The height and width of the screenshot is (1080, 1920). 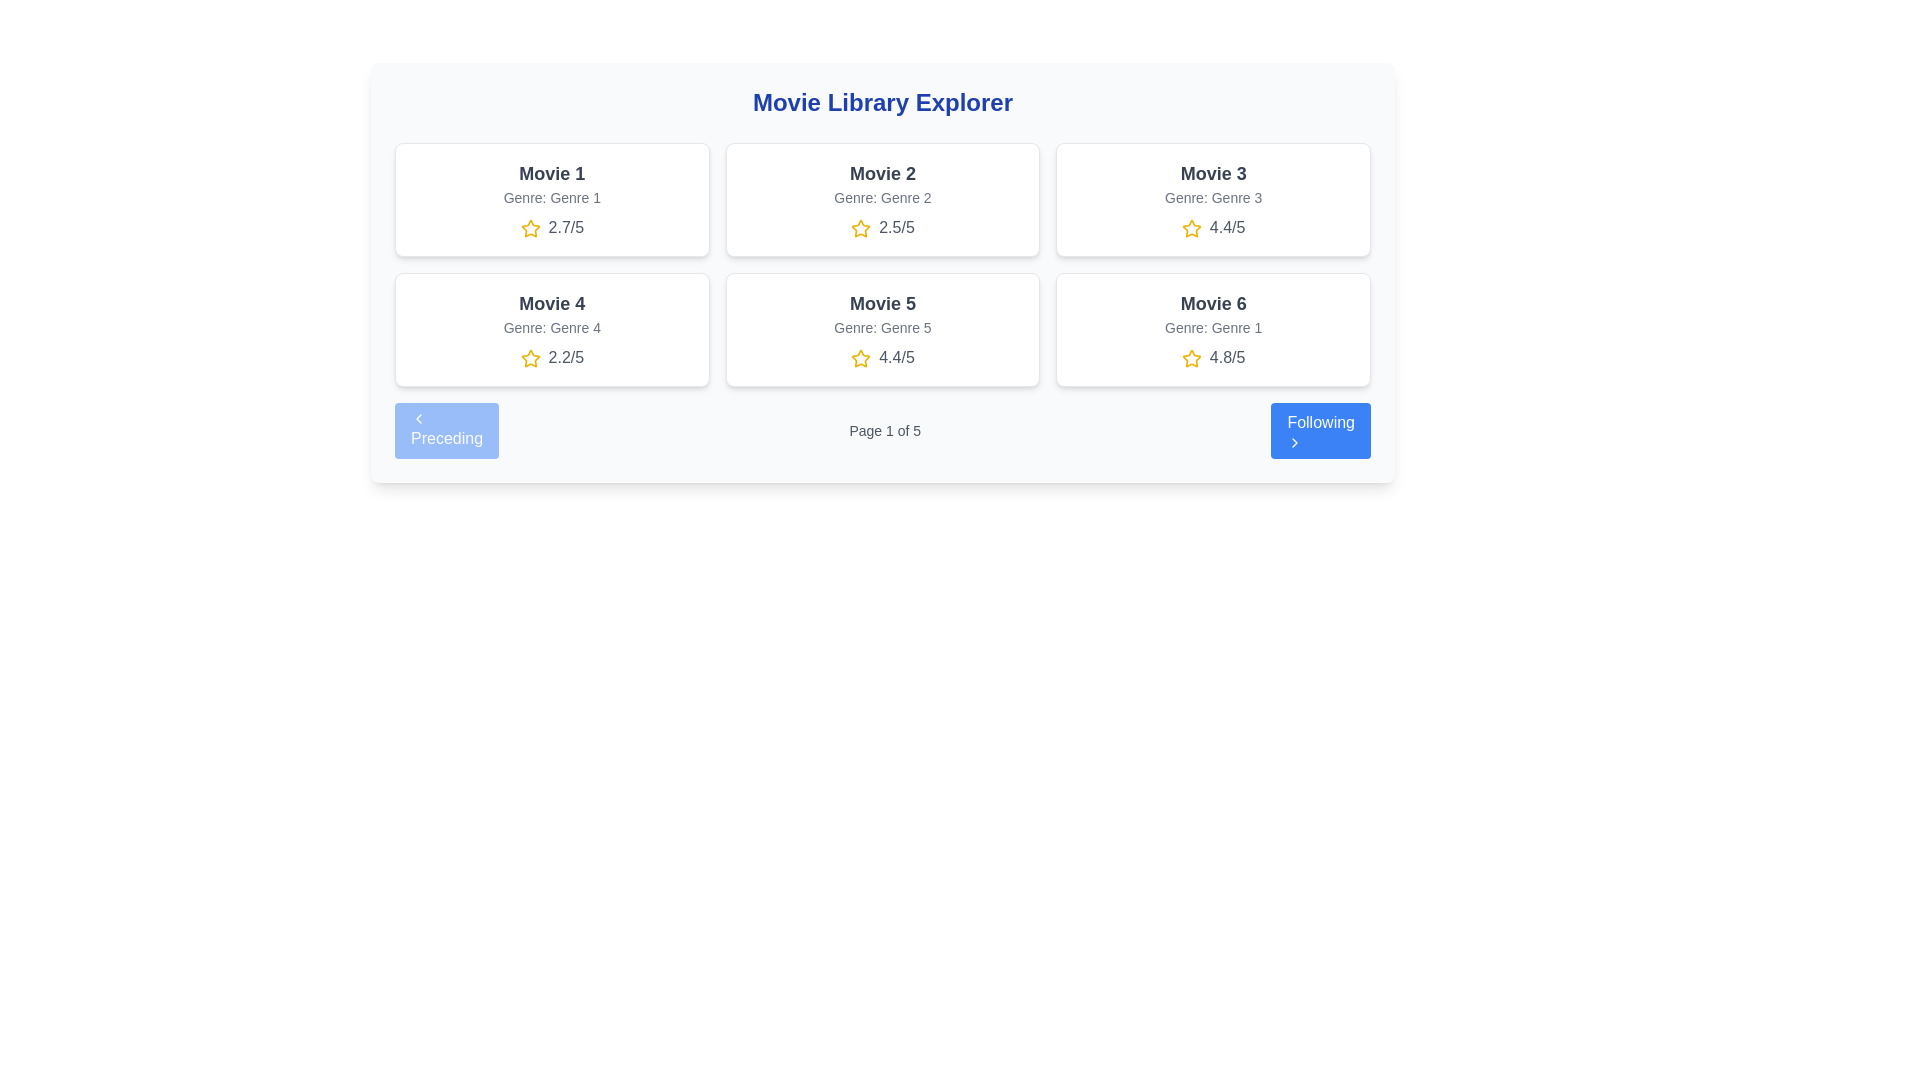 I want to click on the Feature card located in the top-left corner of the grid layout, which represents a movie with its title, genre, and rating, so click(x=552, y=200).